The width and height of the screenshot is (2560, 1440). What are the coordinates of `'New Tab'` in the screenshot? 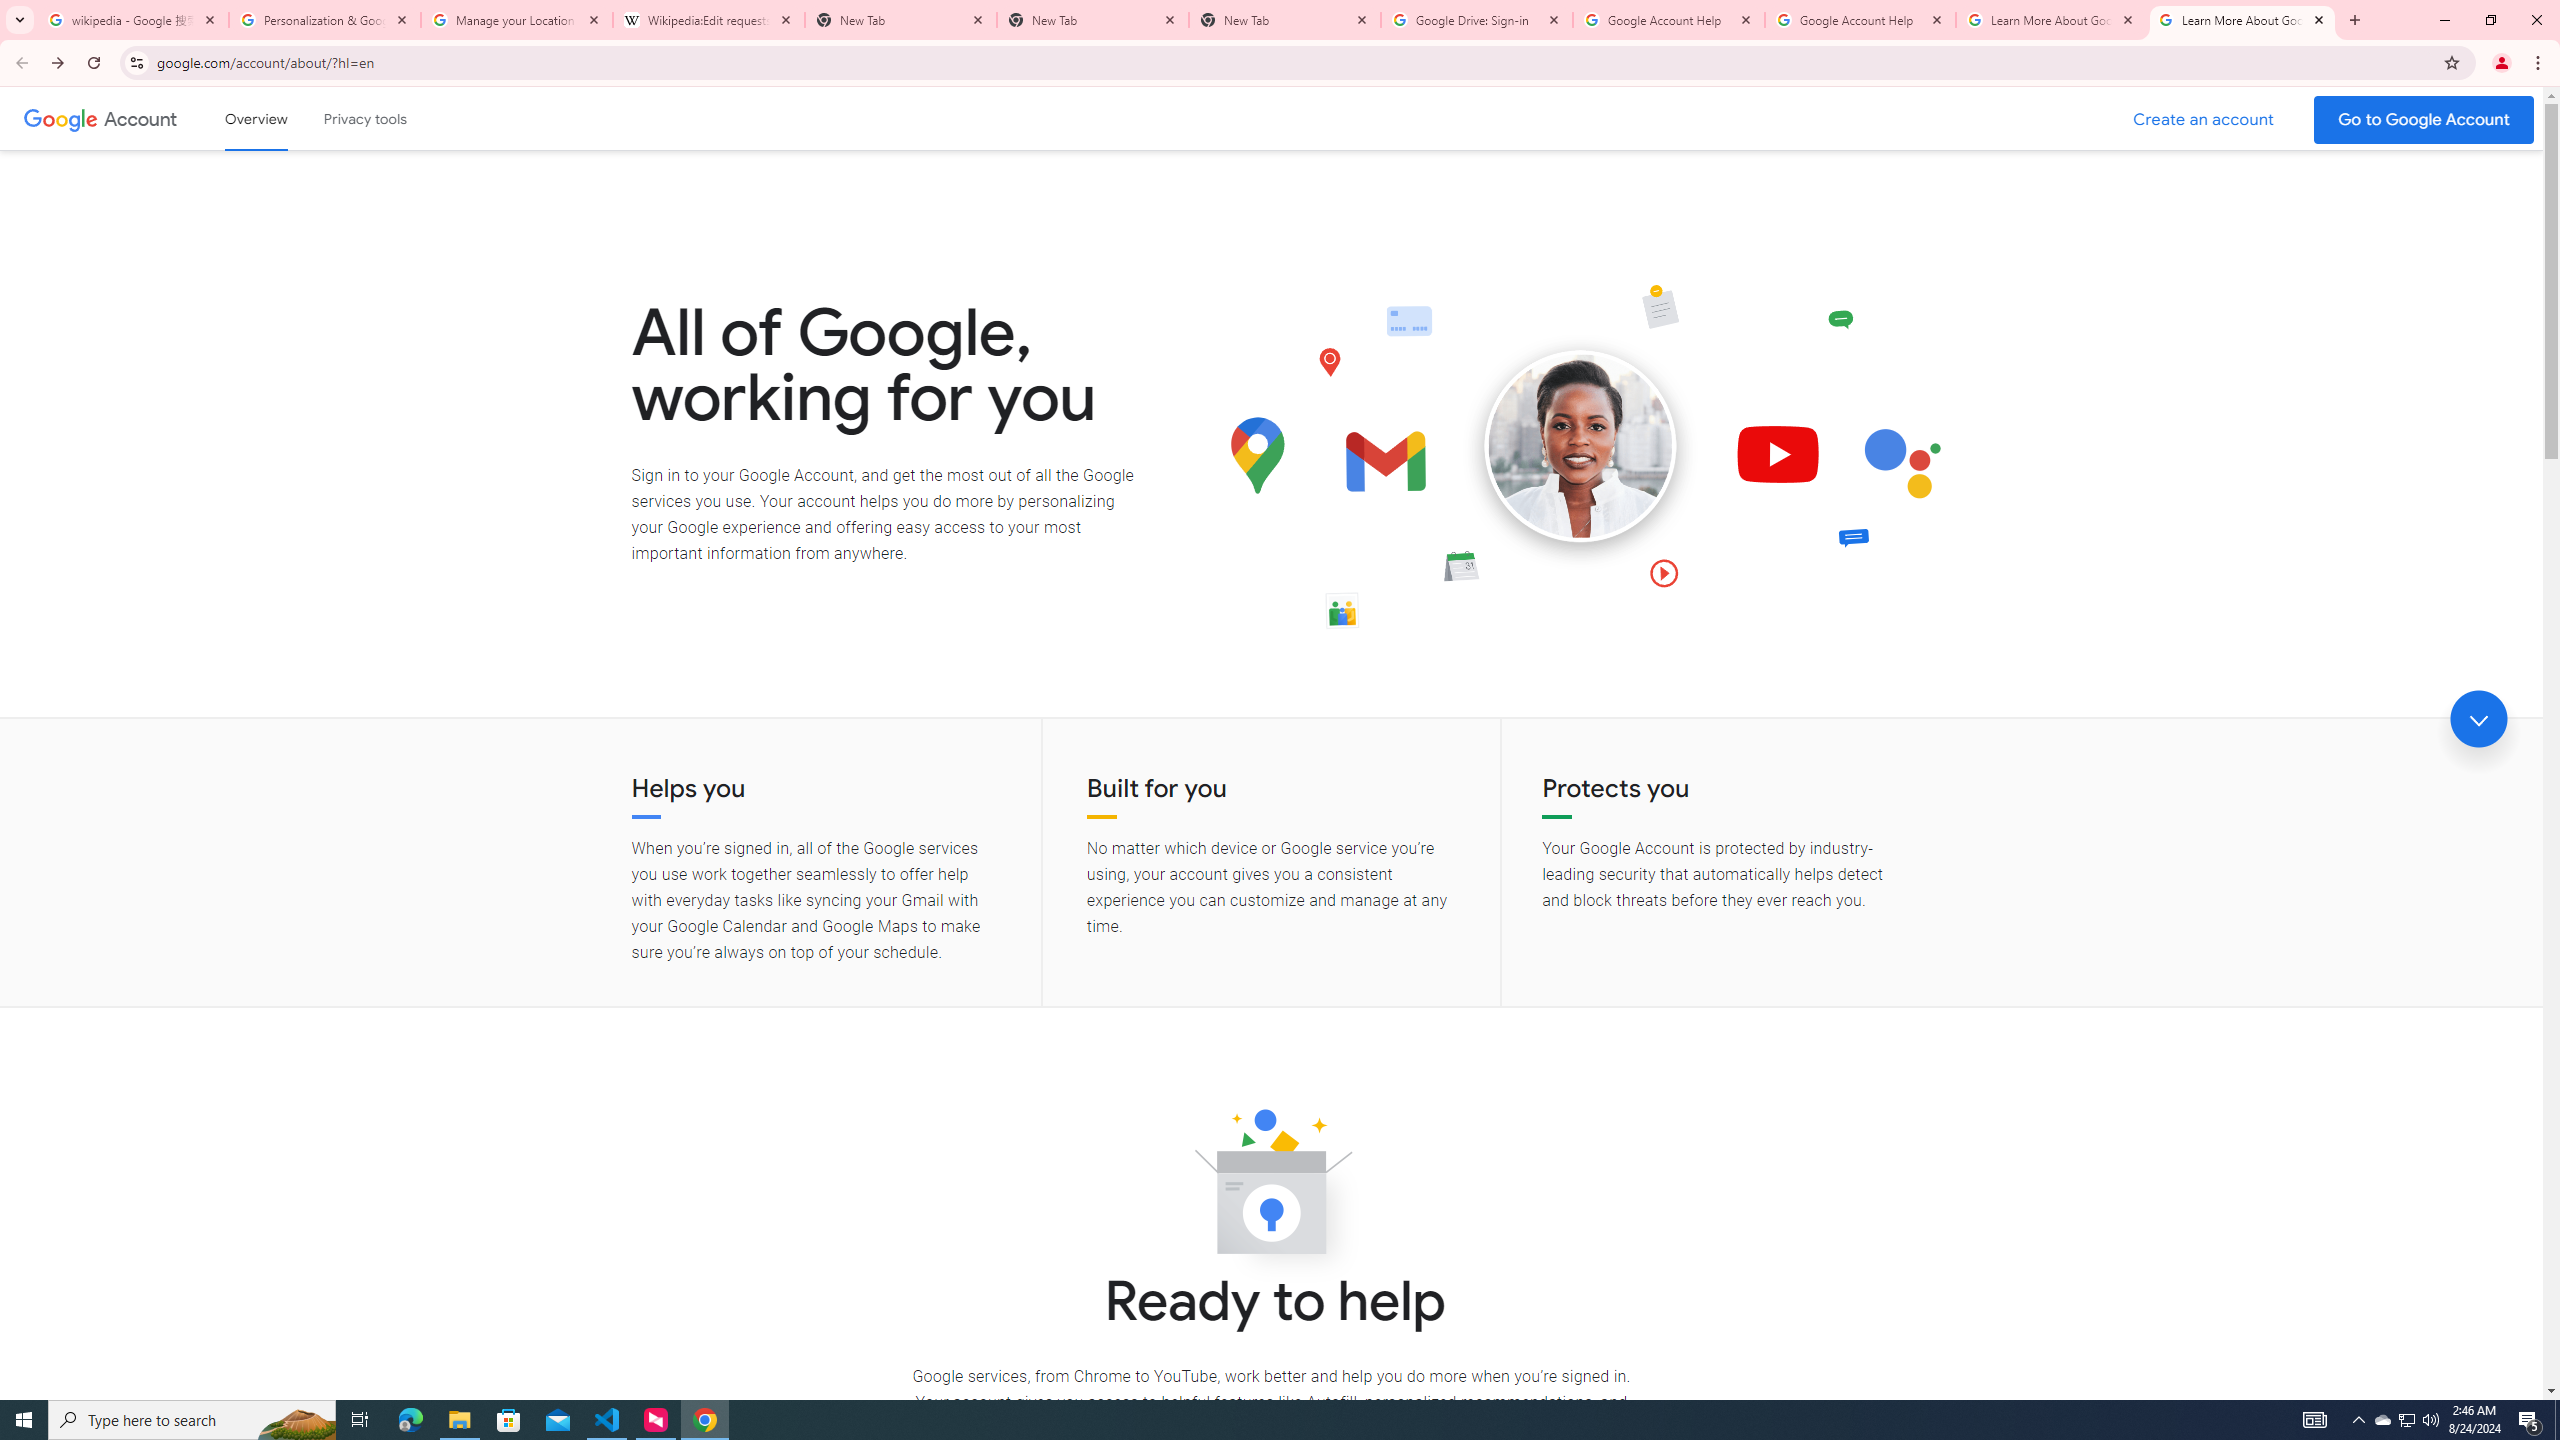 It's located at (1092, 19).